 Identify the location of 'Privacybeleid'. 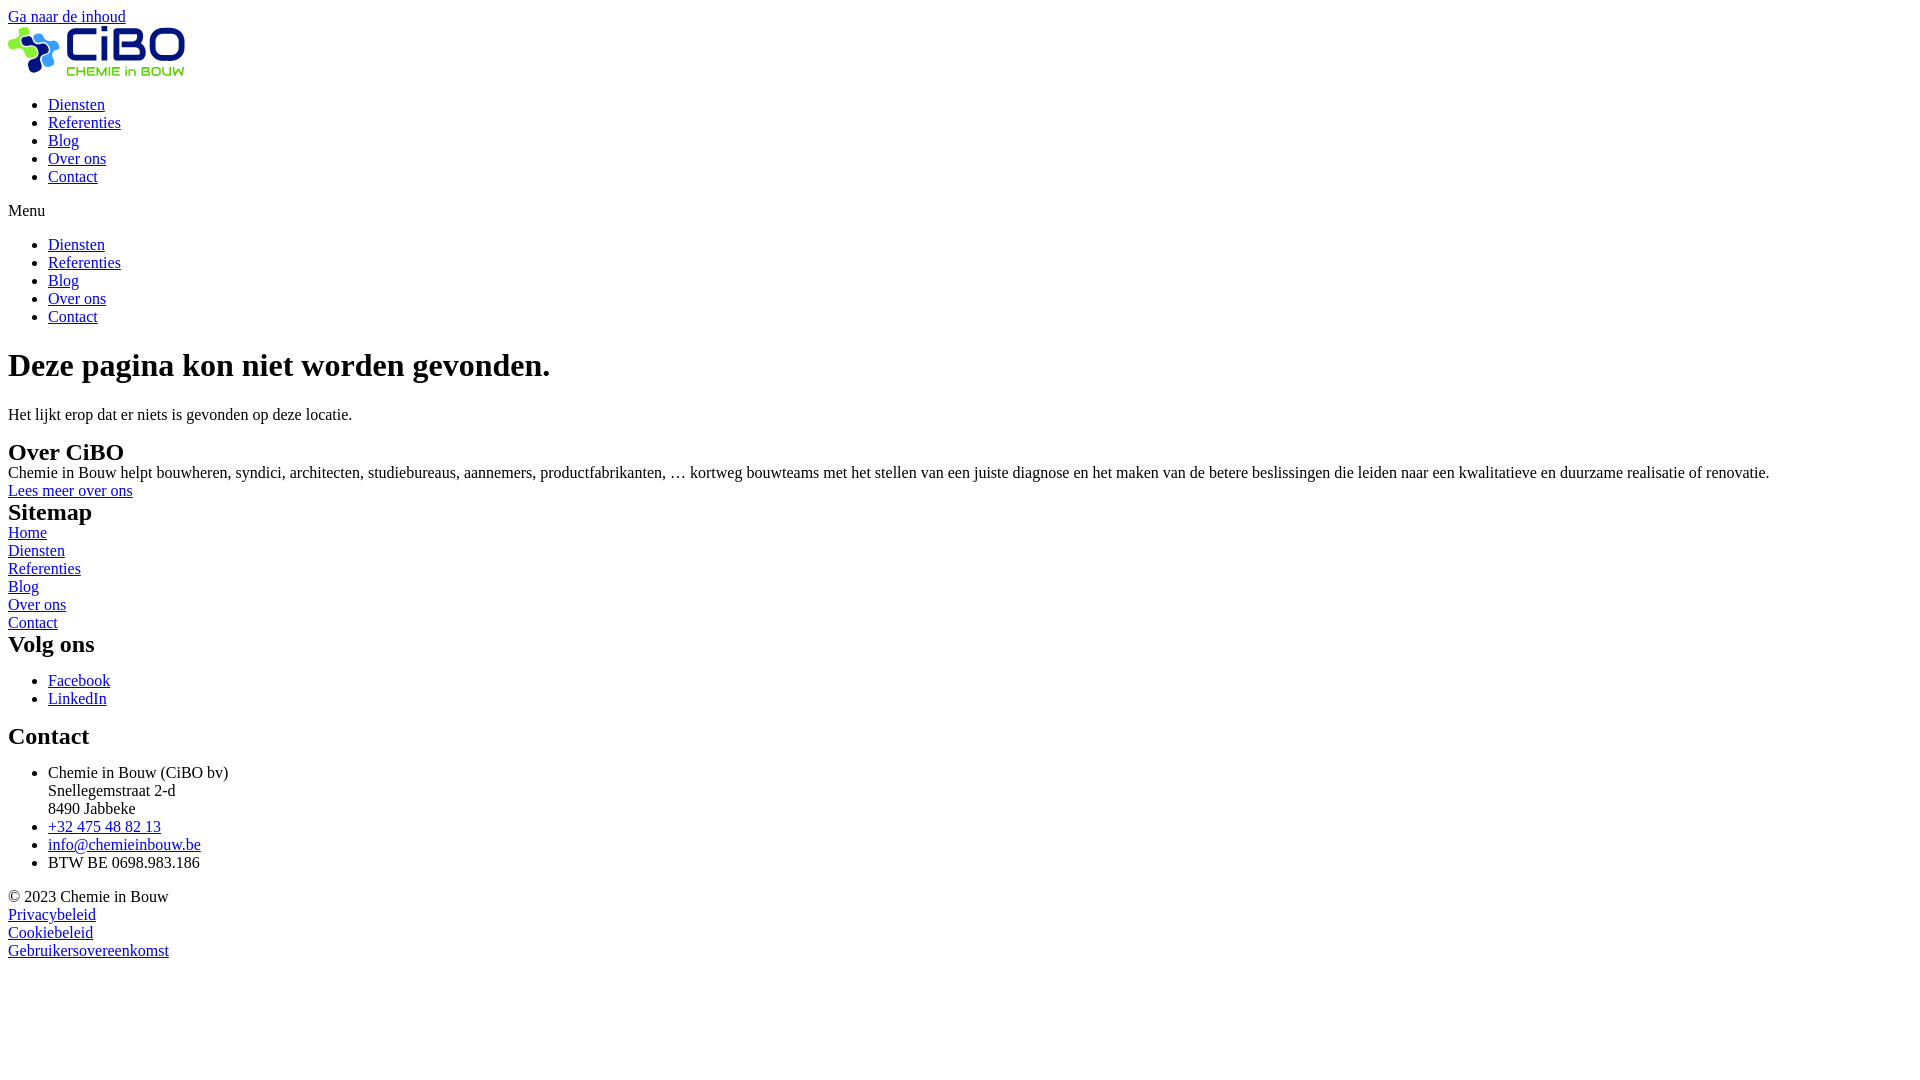
(52, 914).